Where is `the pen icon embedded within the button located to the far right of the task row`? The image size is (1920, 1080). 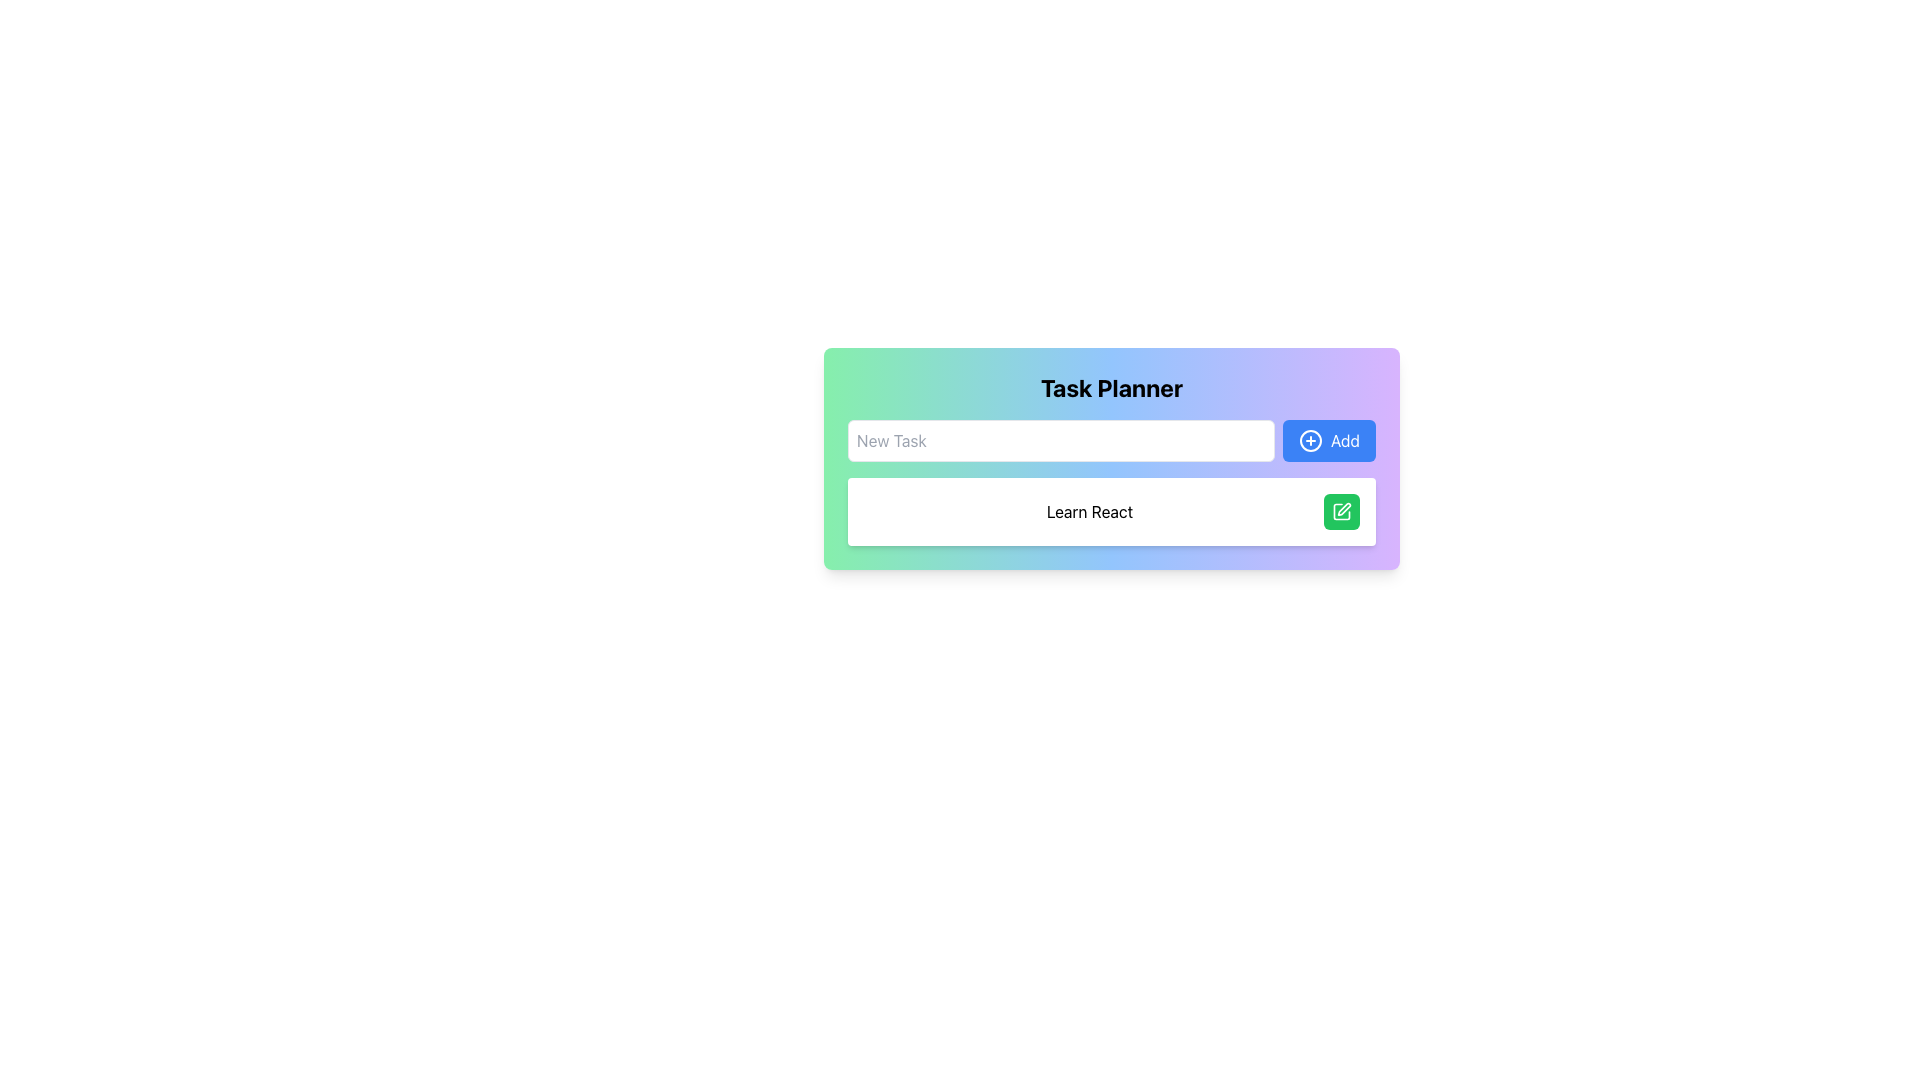
the pen icon embedded within the button located to the far right of the task row is located at coordinates (1344, 508).